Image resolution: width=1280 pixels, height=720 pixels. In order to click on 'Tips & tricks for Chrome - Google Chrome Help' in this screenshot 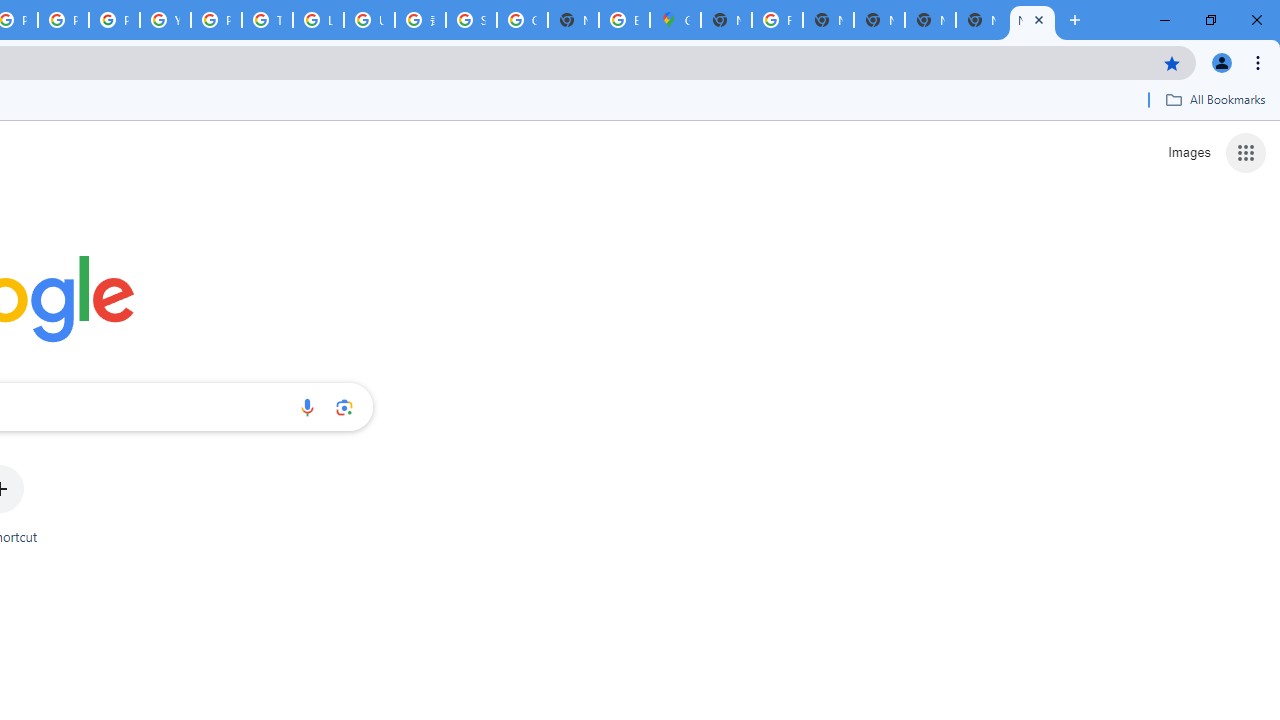, I will do `click(266, 20)`.